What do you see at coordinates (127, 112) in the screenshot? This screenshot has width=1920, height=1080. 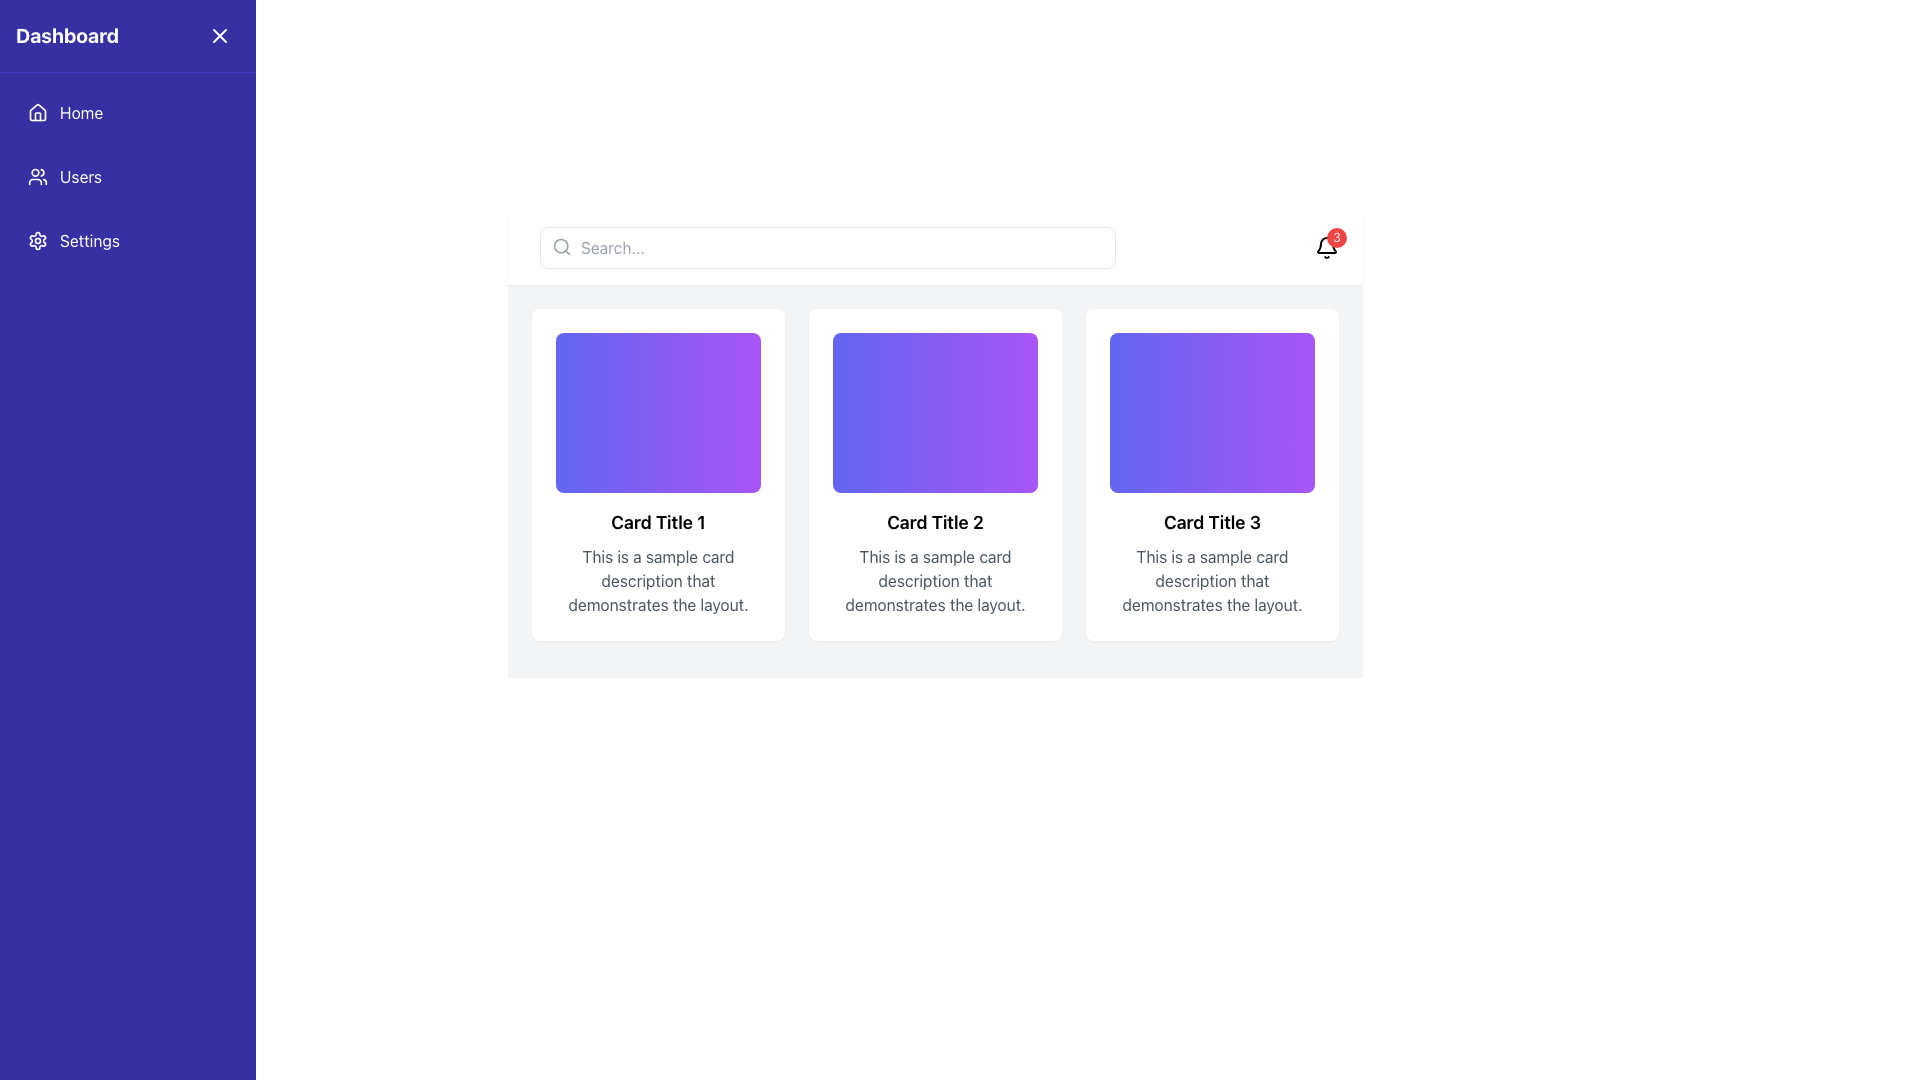 I see `the 'Home' navigation link, which is the first item in the vertical navigation menu` at bounding box center [127, 112].